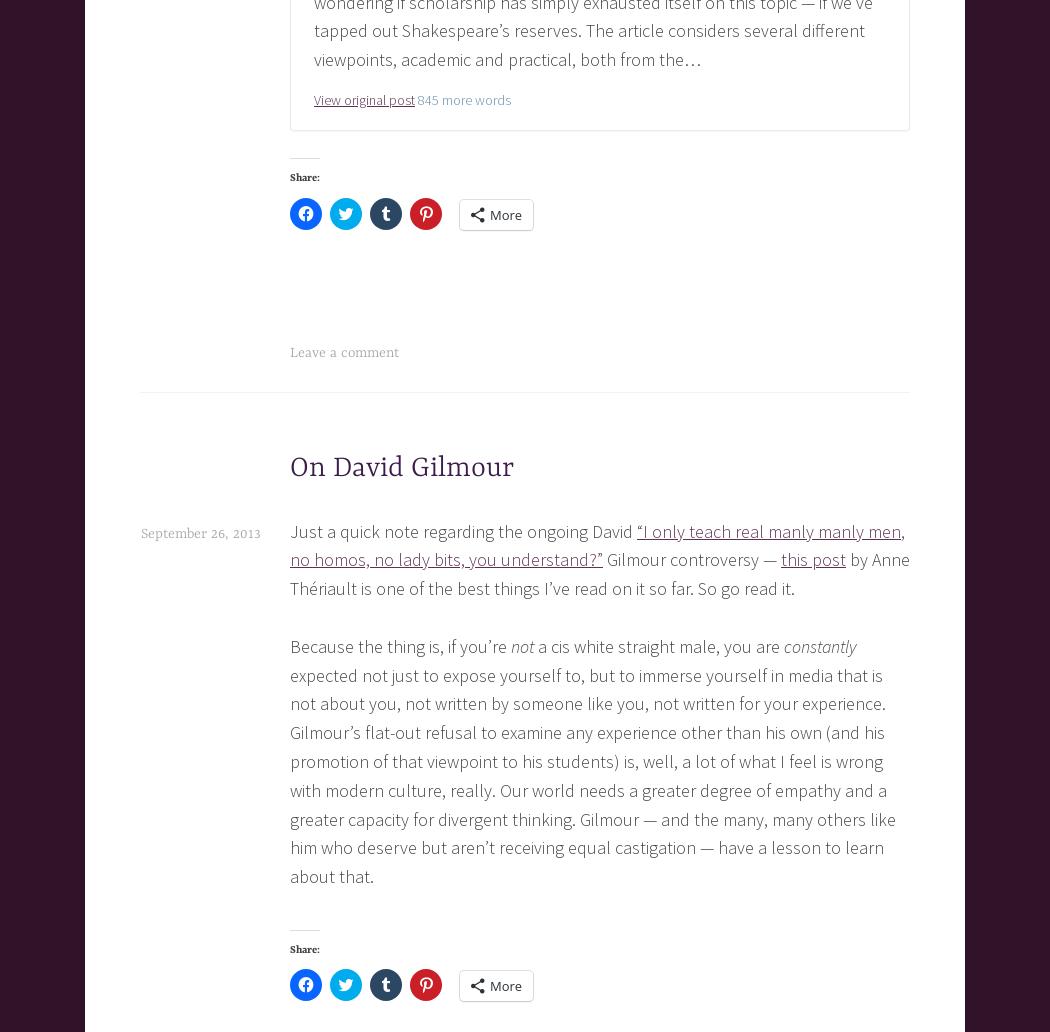  I want to click on 'by Anne Thériault is one of the best things I’ve read on it so far. So go read it.', so click(598, 573).